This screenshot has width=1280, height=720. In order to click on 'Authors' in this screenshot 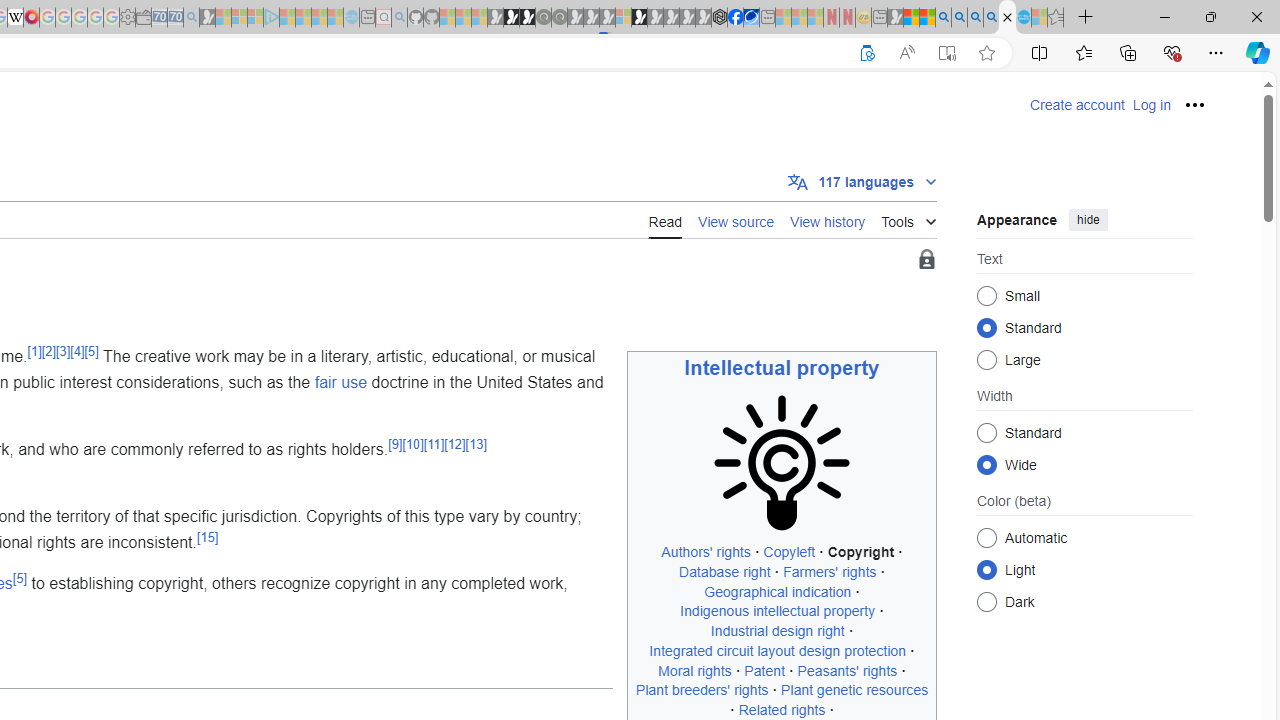, I will do `click(706, 552)`.